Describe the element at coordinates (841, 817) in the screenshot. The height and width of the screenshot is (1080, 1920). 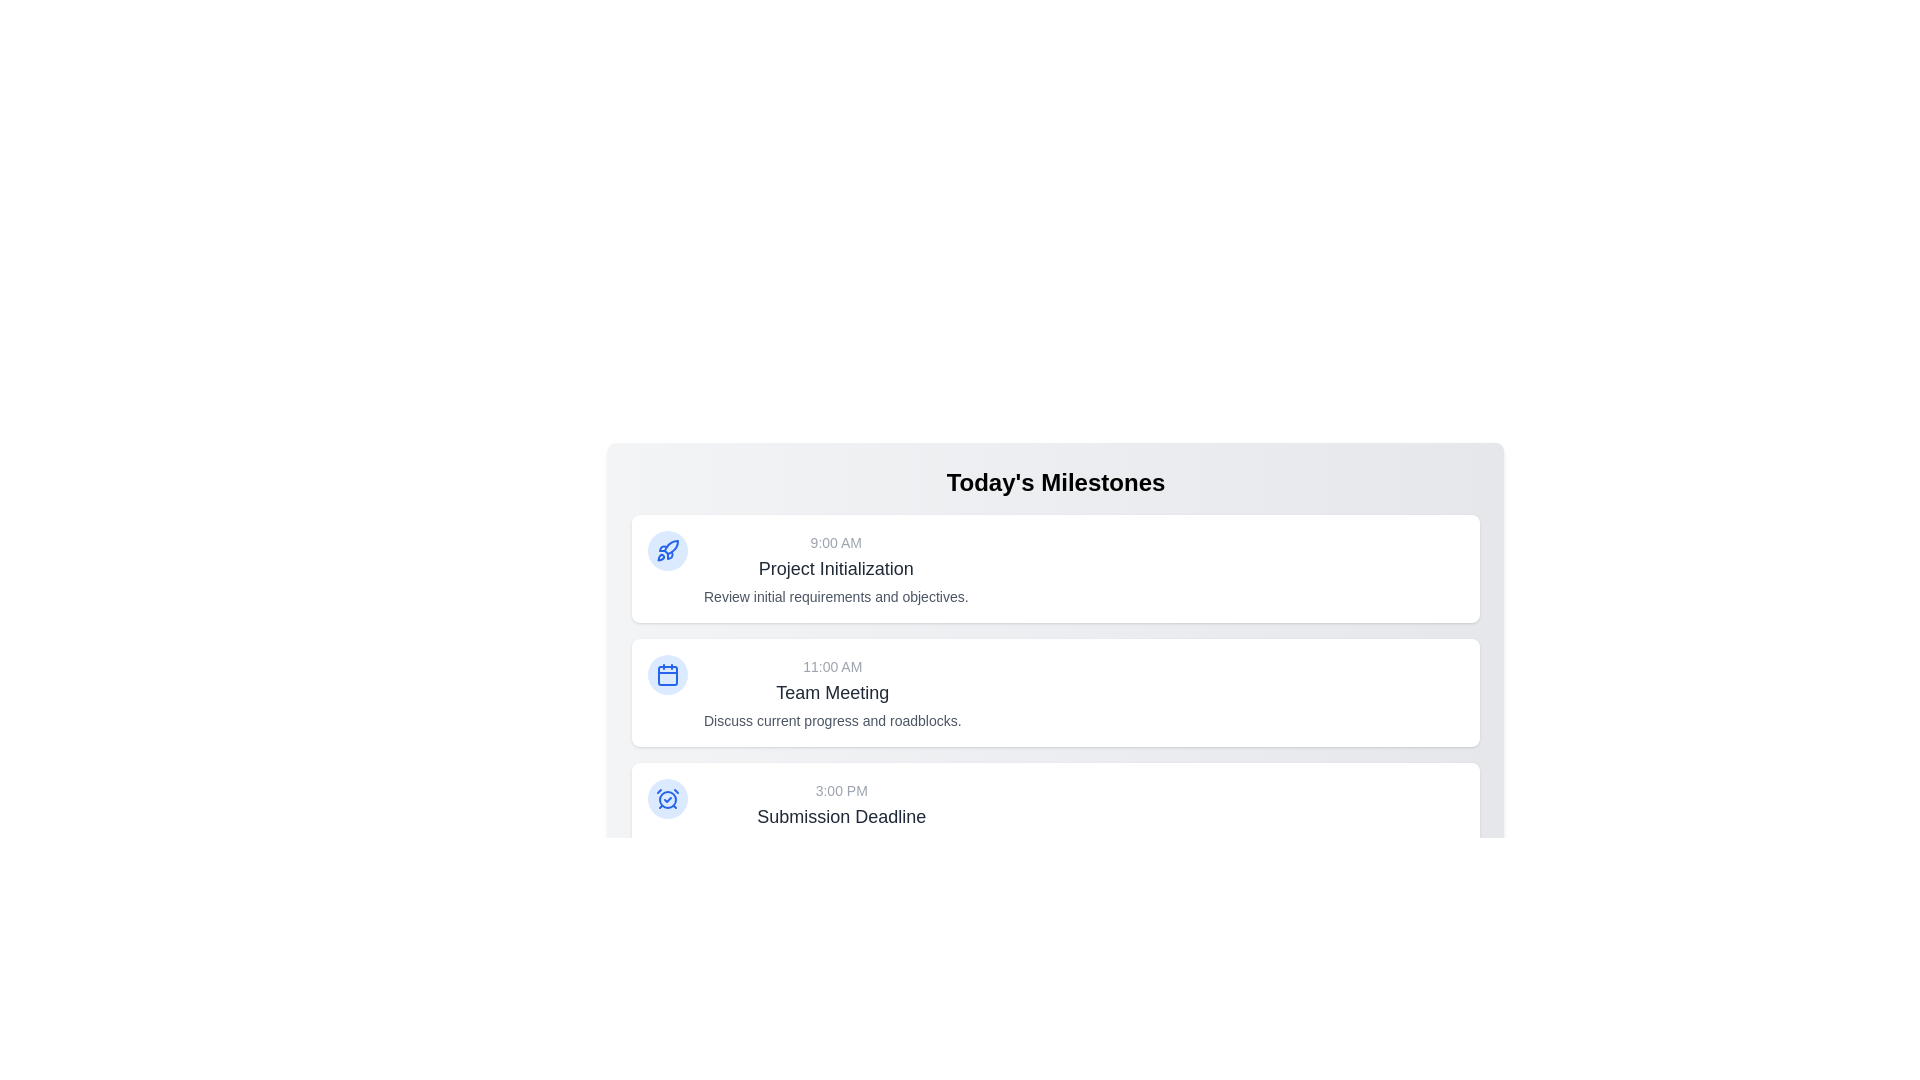
I see `the 'Submission Deadline' text block located under 'Today's Milestones' section to use it as a reference` at that location.